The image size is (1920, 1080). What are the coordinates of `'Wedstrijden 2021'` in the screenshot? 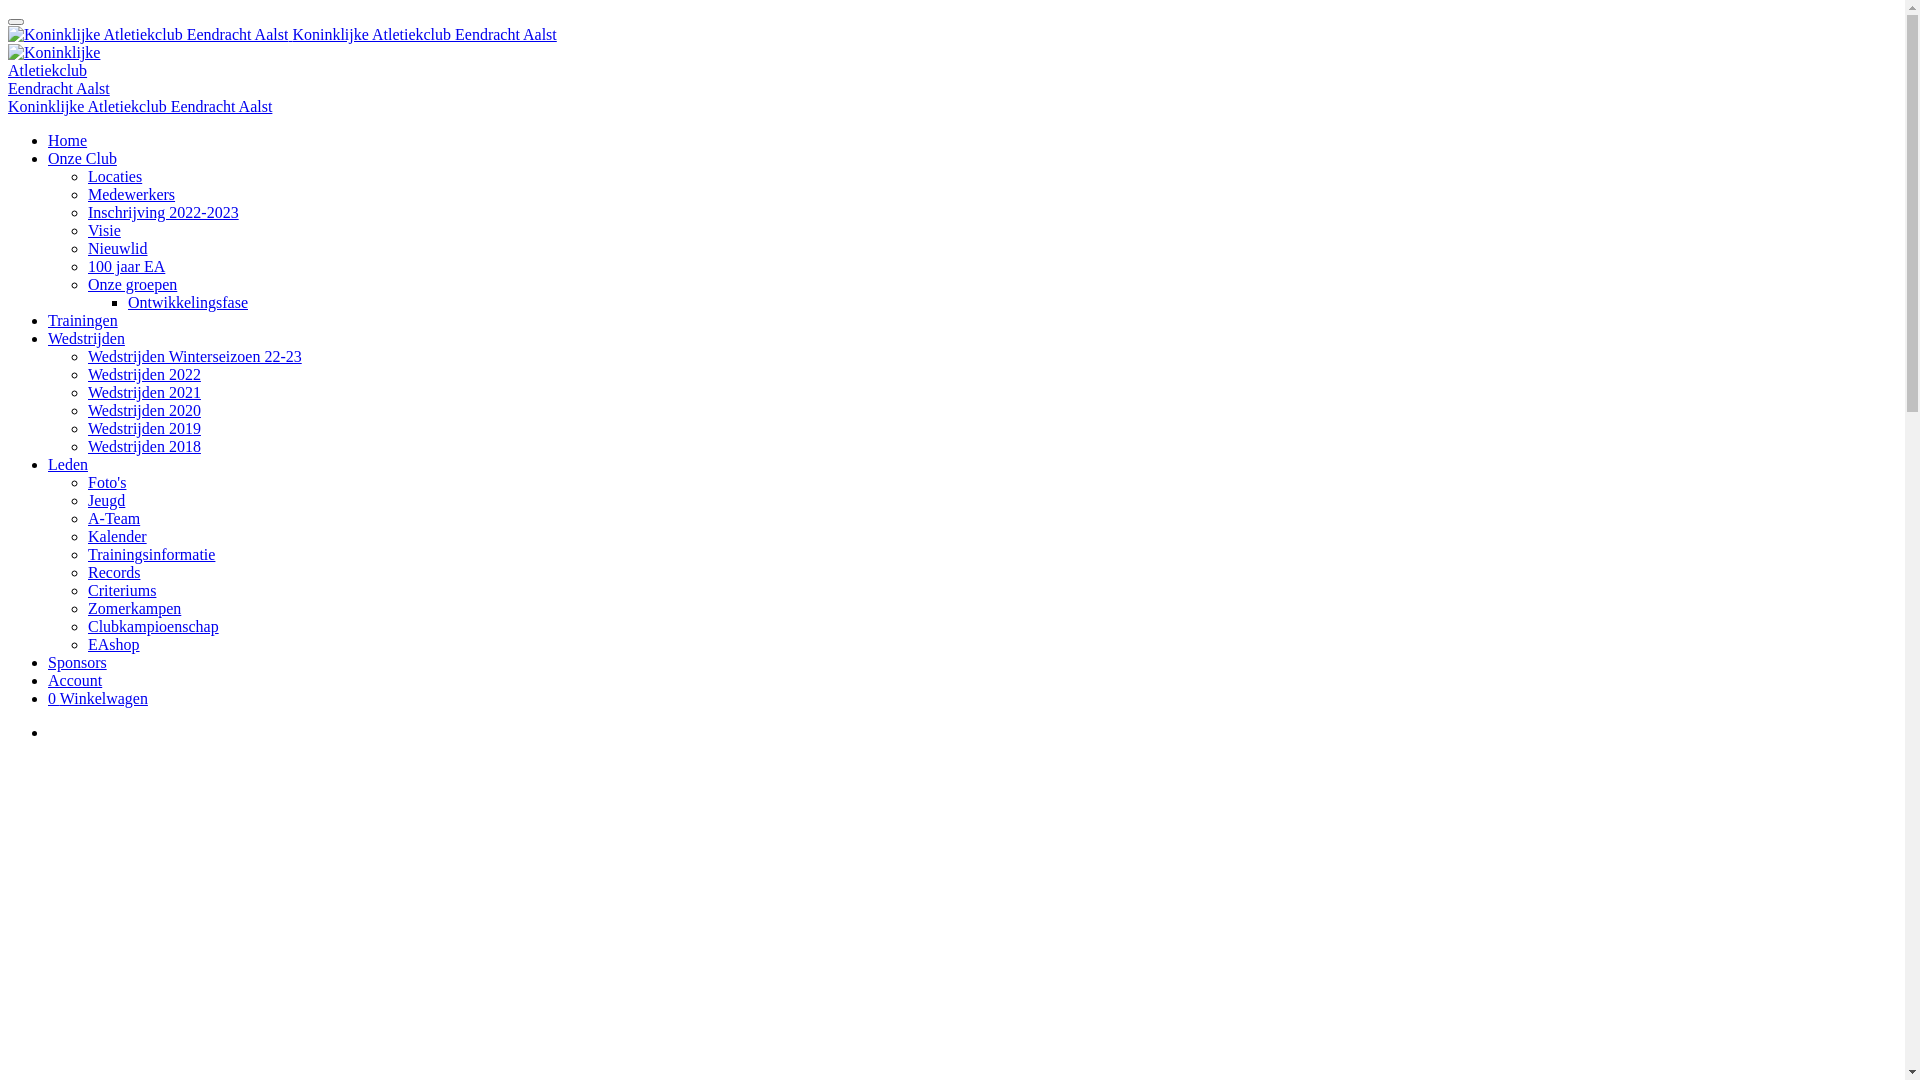 It's located at (143, 392).